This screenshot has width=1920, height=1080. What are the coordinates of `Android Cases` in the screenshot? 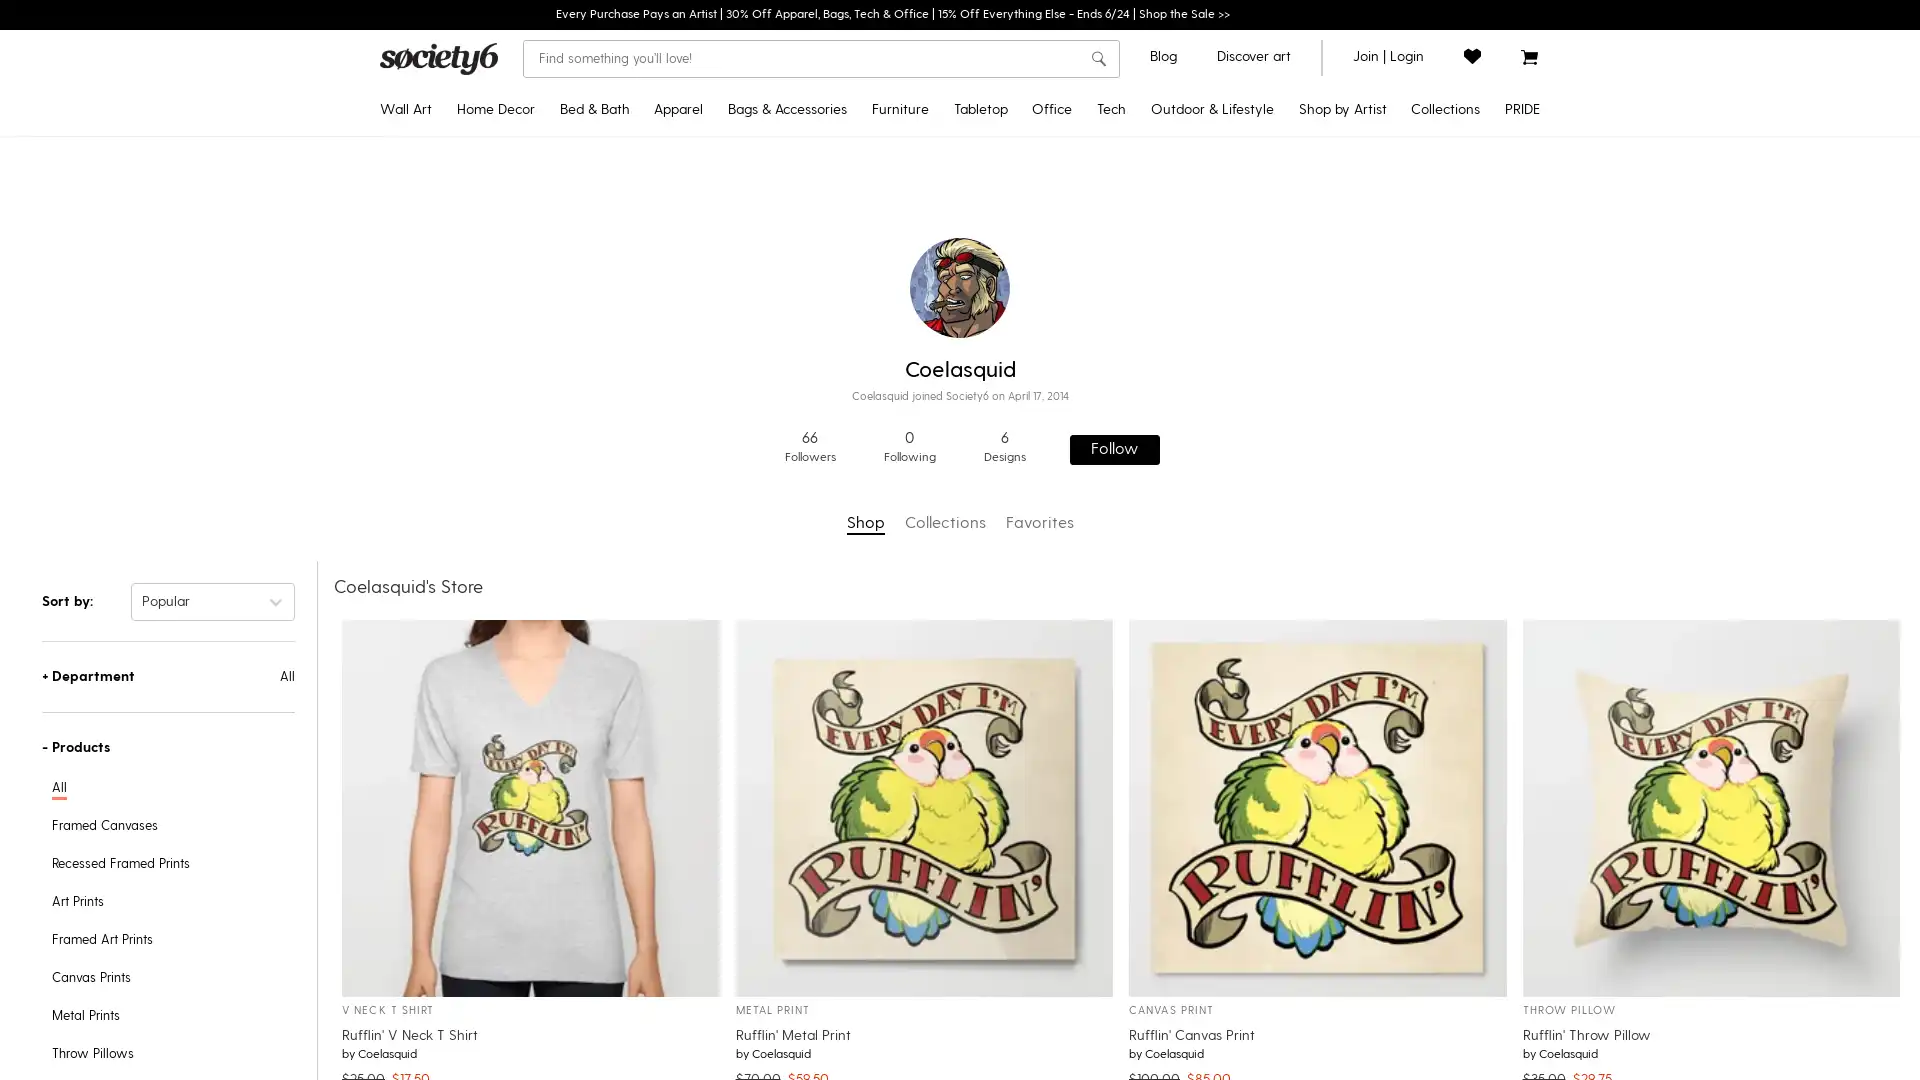 It's located at (1182, 192).